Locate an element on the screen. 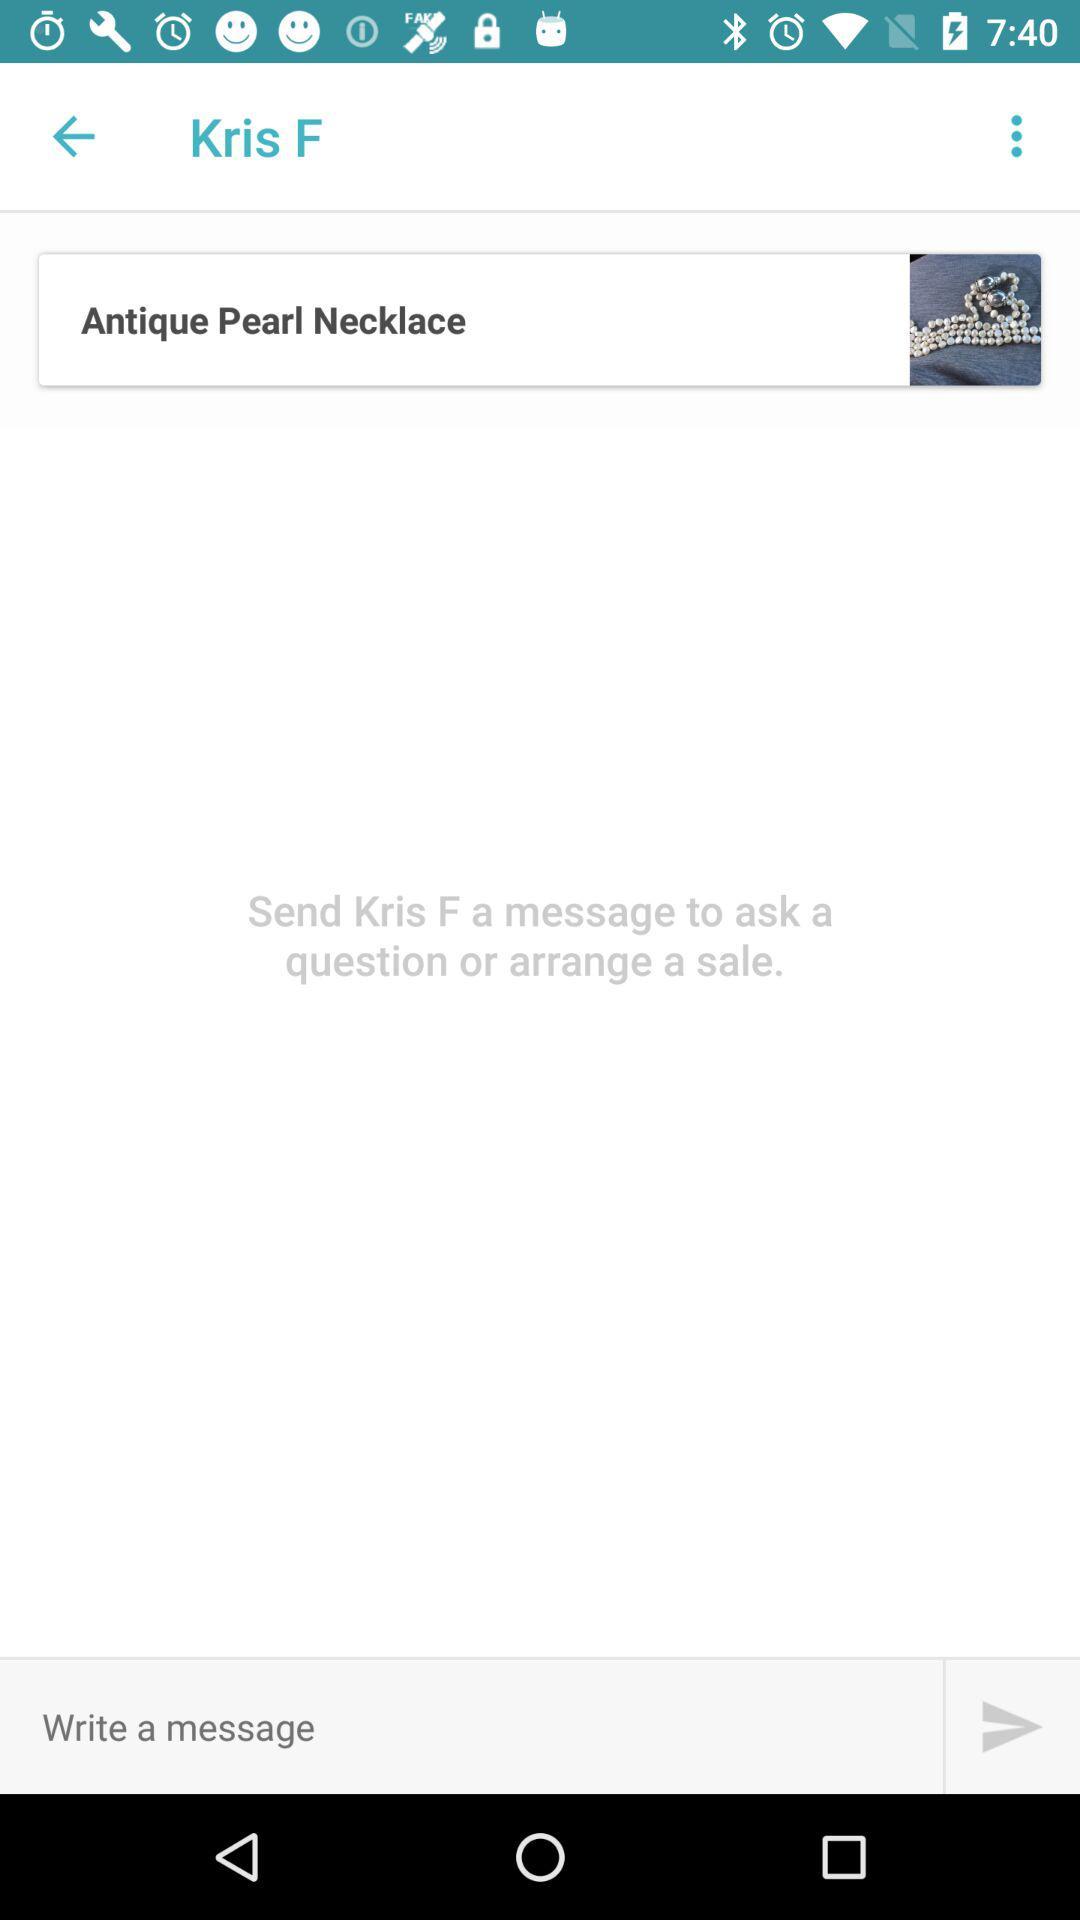  shows type message is located at coordinates (471, 1725).